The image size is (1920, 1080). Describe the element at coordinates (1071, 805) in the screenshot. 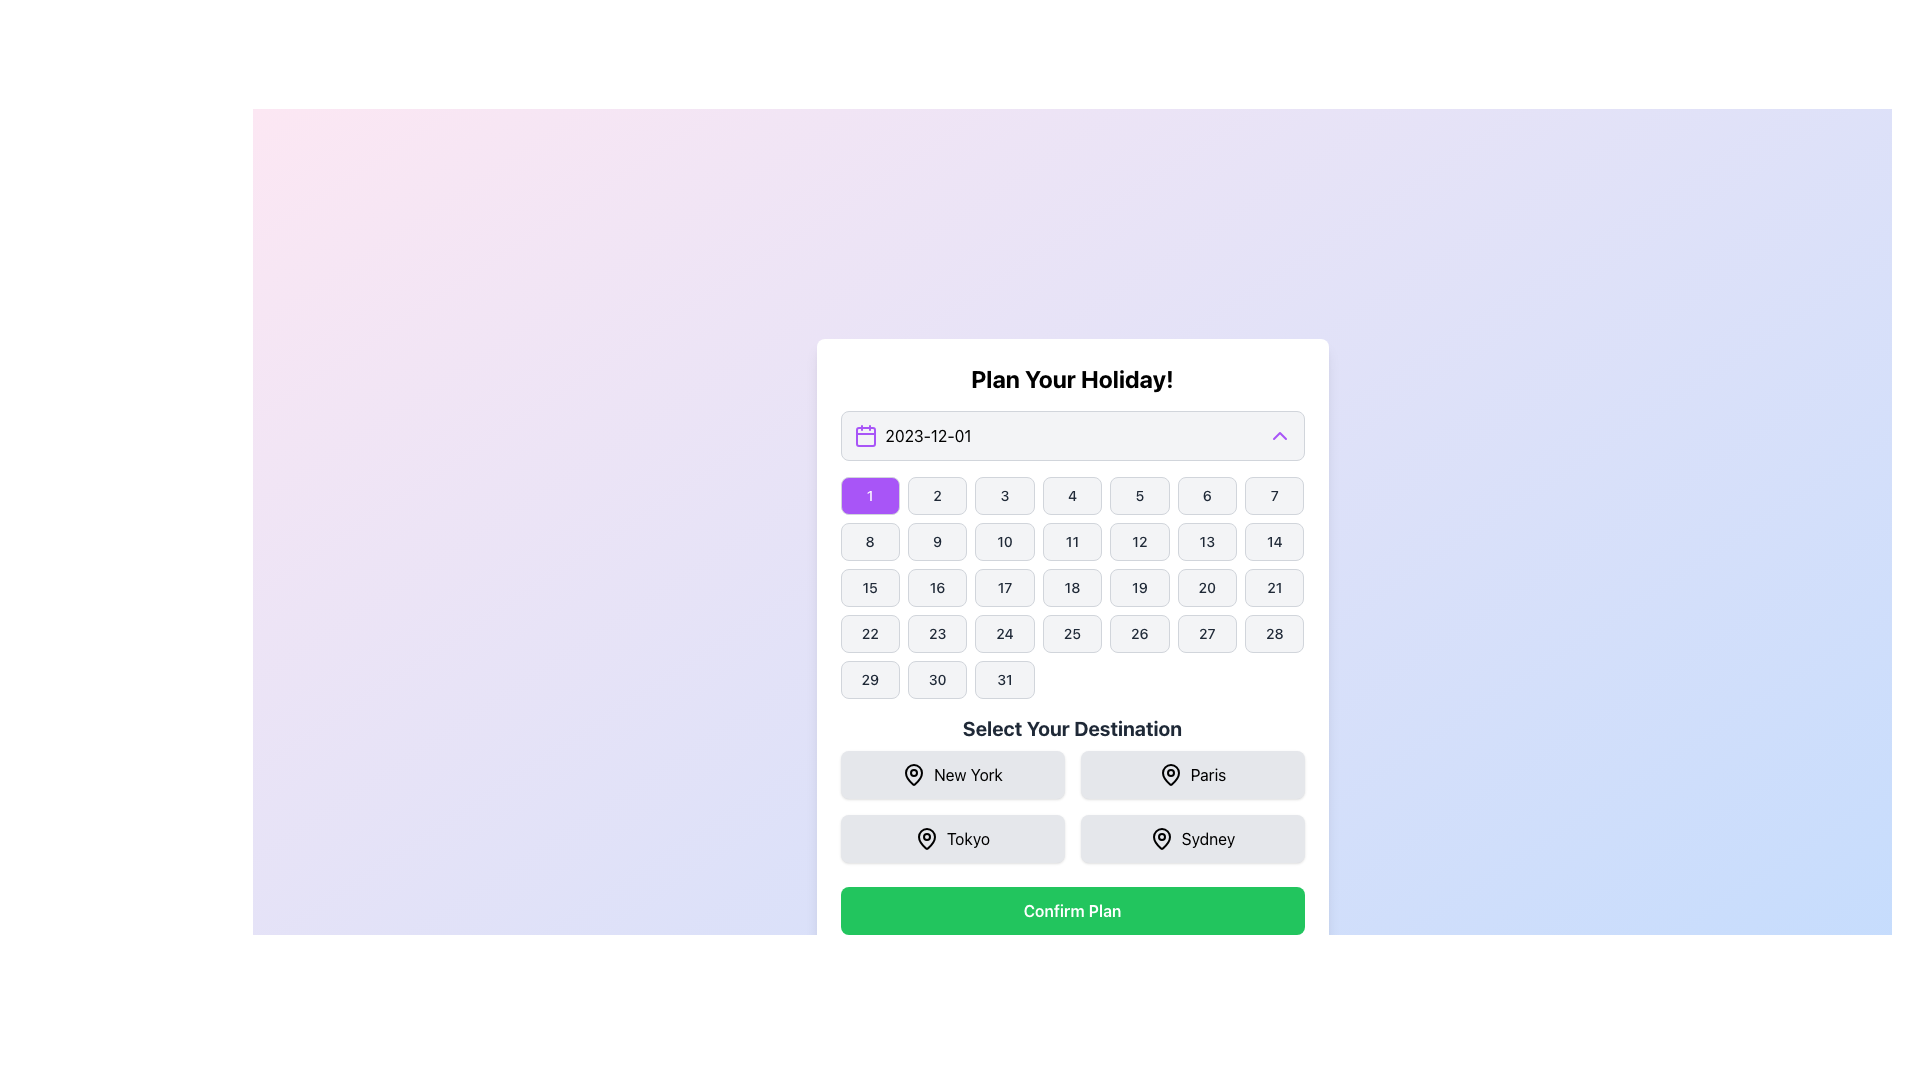

I see `the 'New York', 'Paris', 'Tokyo', or 'Sydney' option in the interactive grid` at that location.